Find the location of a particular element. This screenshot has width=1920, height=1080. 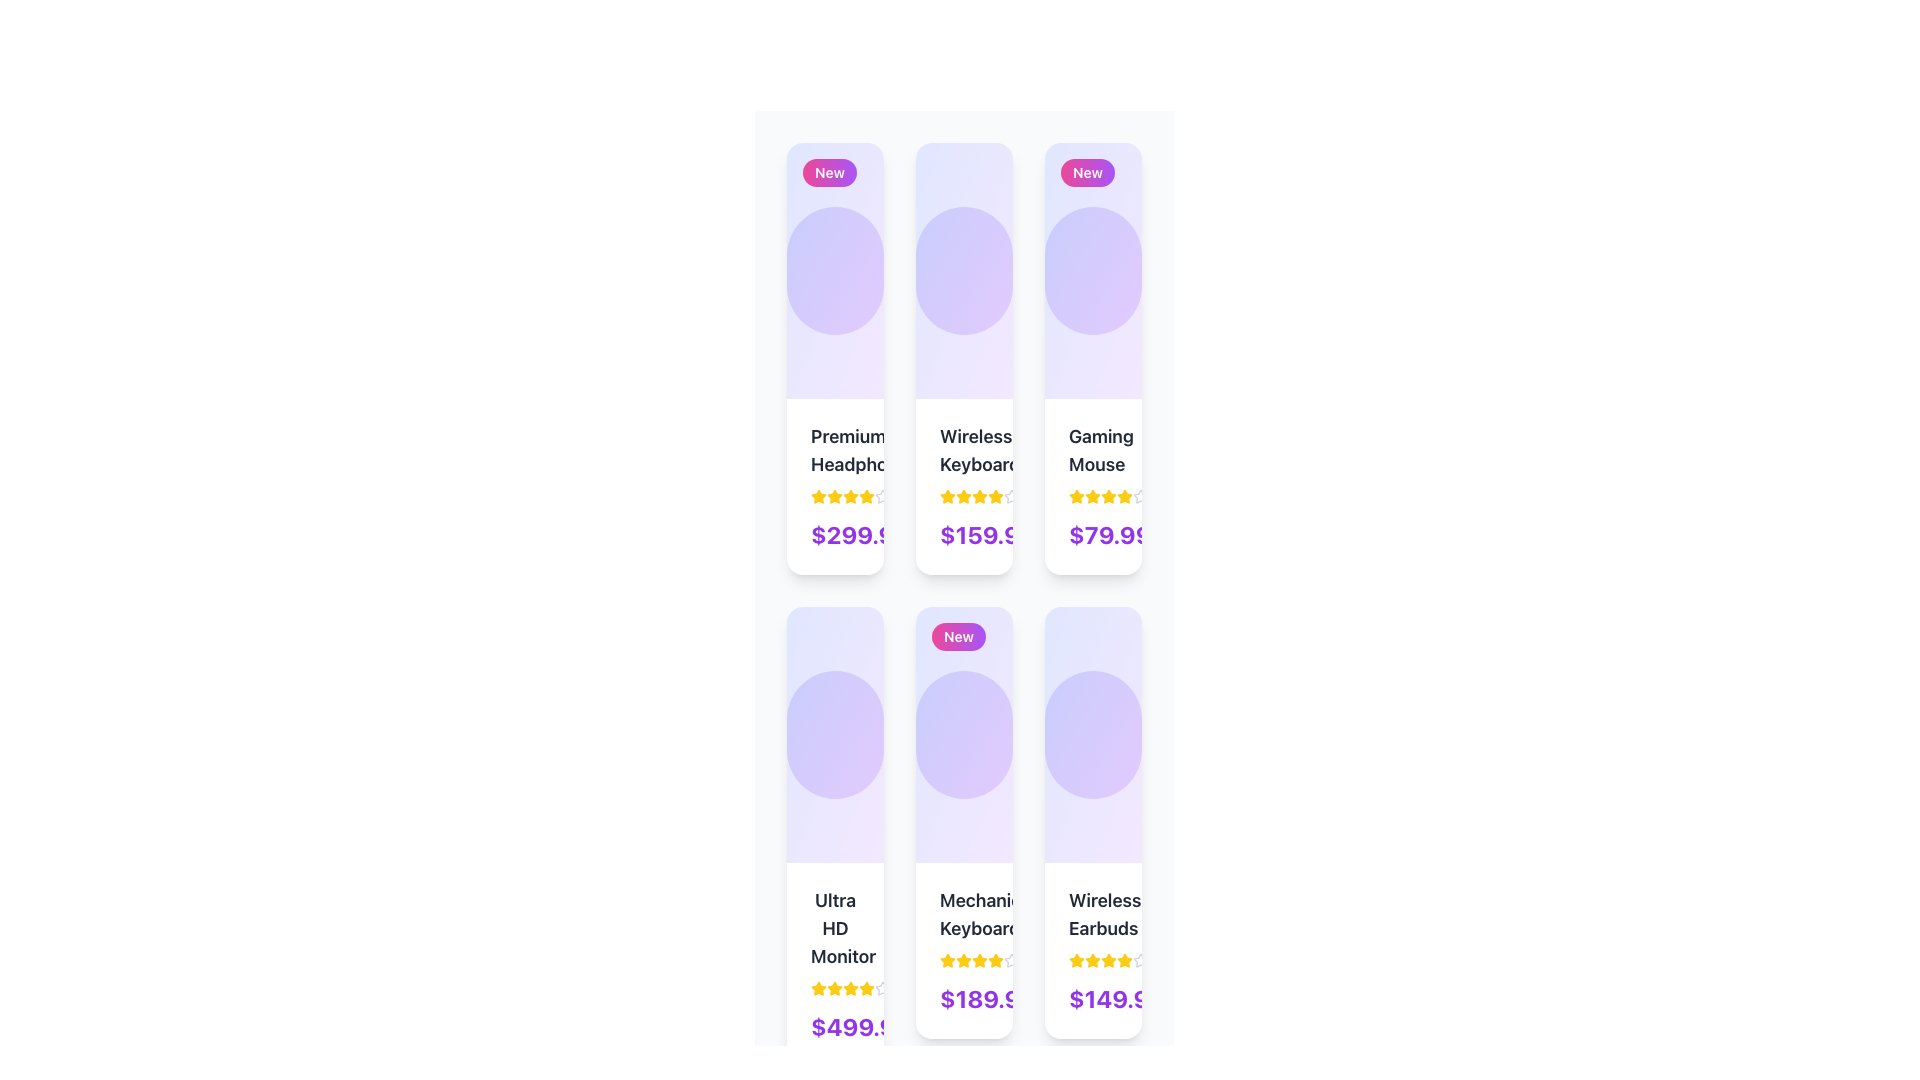

the circular decorative element with a gradient color scheme transitioning from indigo to purple, located in the upper portion of the first card in the topmost row is located at coordinates (835, 270).